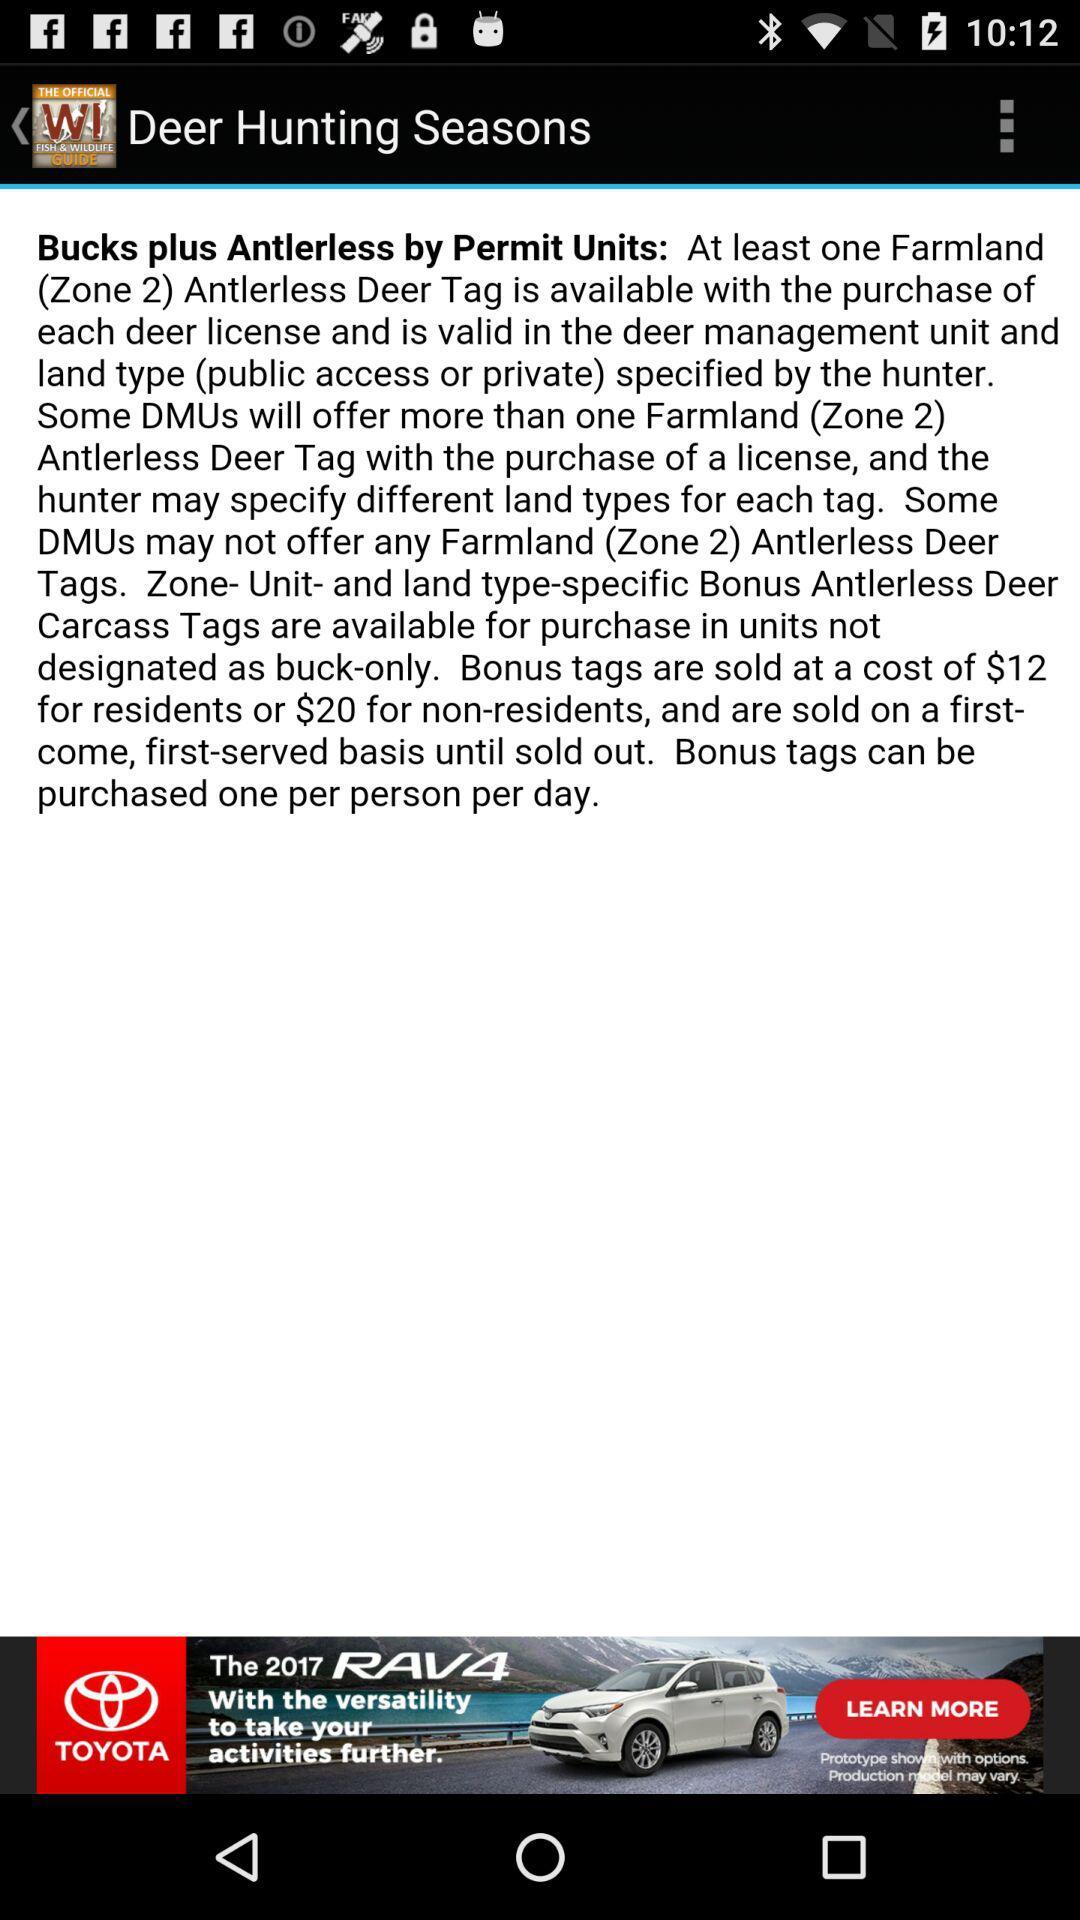 This screenshot has height=1920, width=1080. I want to click on view toyota website, so click(540, 1714).